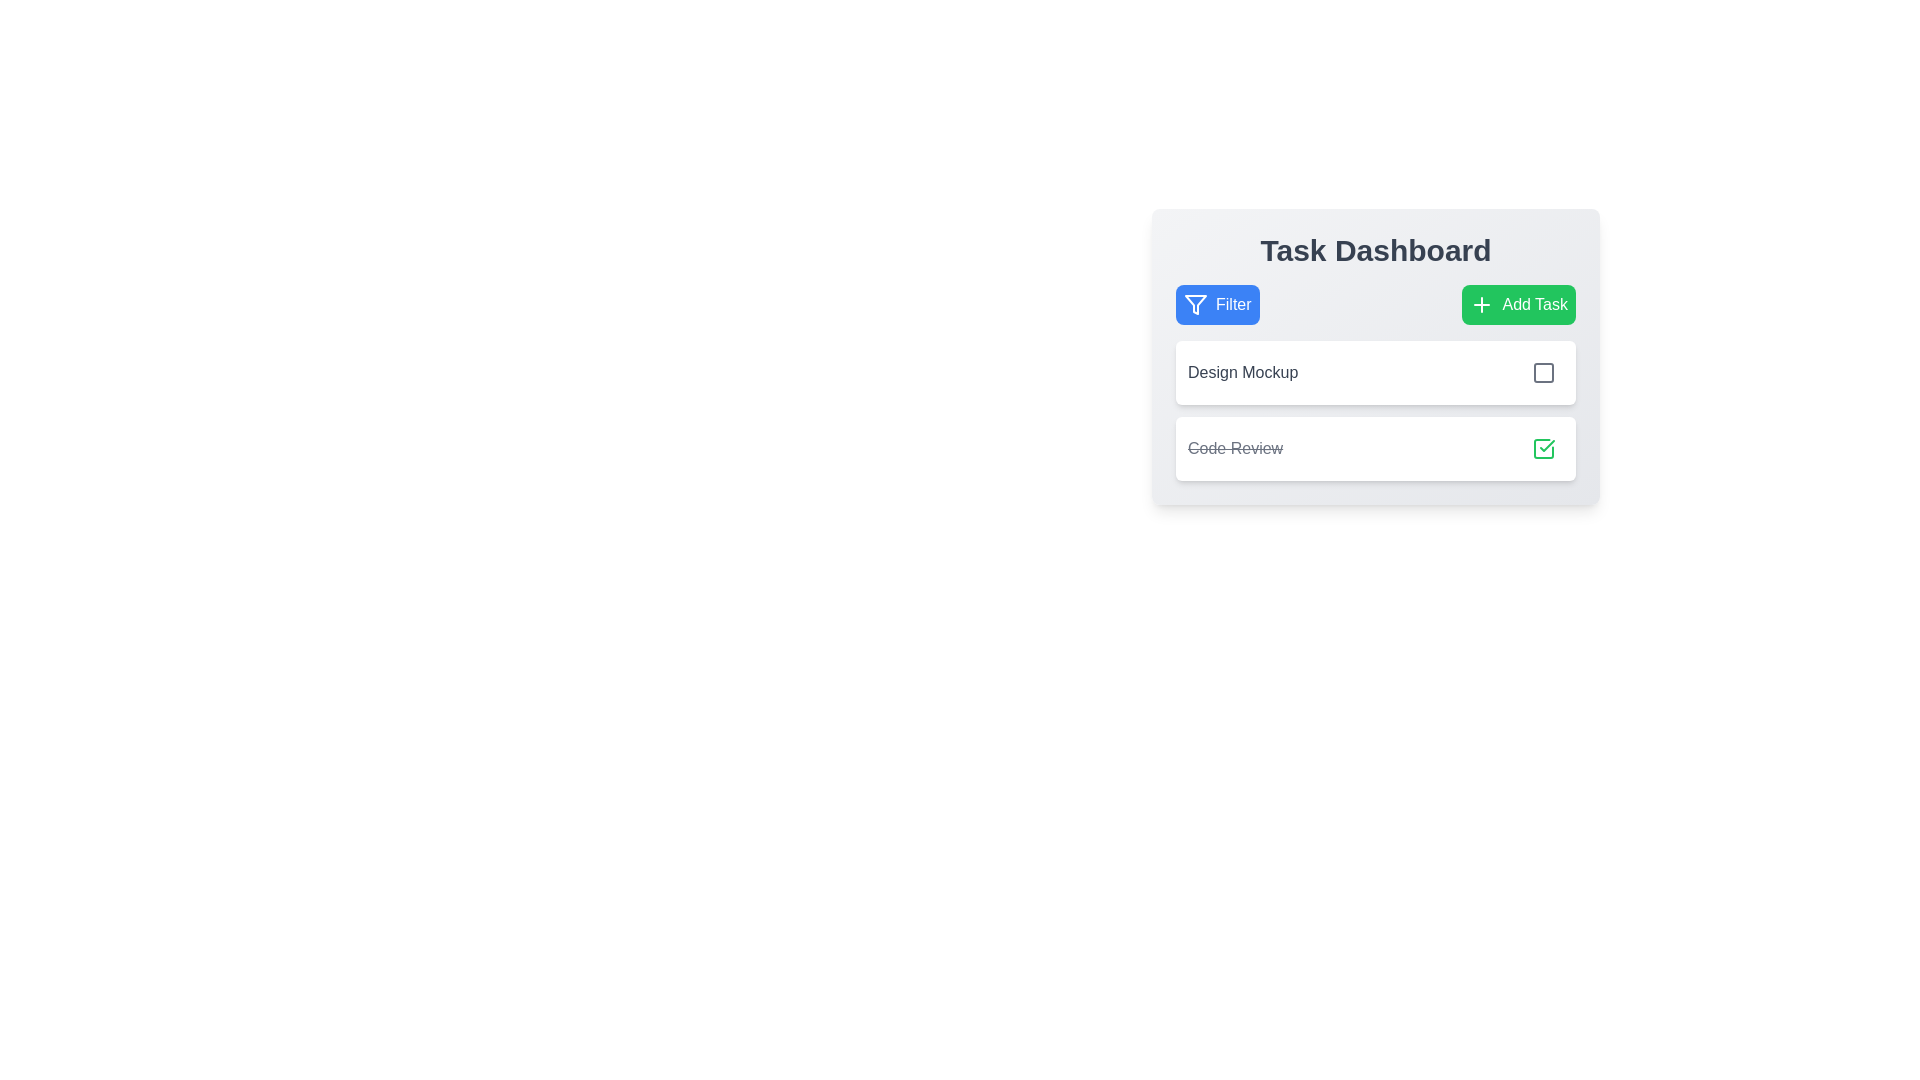  I want to click on the 'Filter' icon, which visually represents the filtering action and is located to the left of the text label within the 'Filter' button, so click(1195, 304).